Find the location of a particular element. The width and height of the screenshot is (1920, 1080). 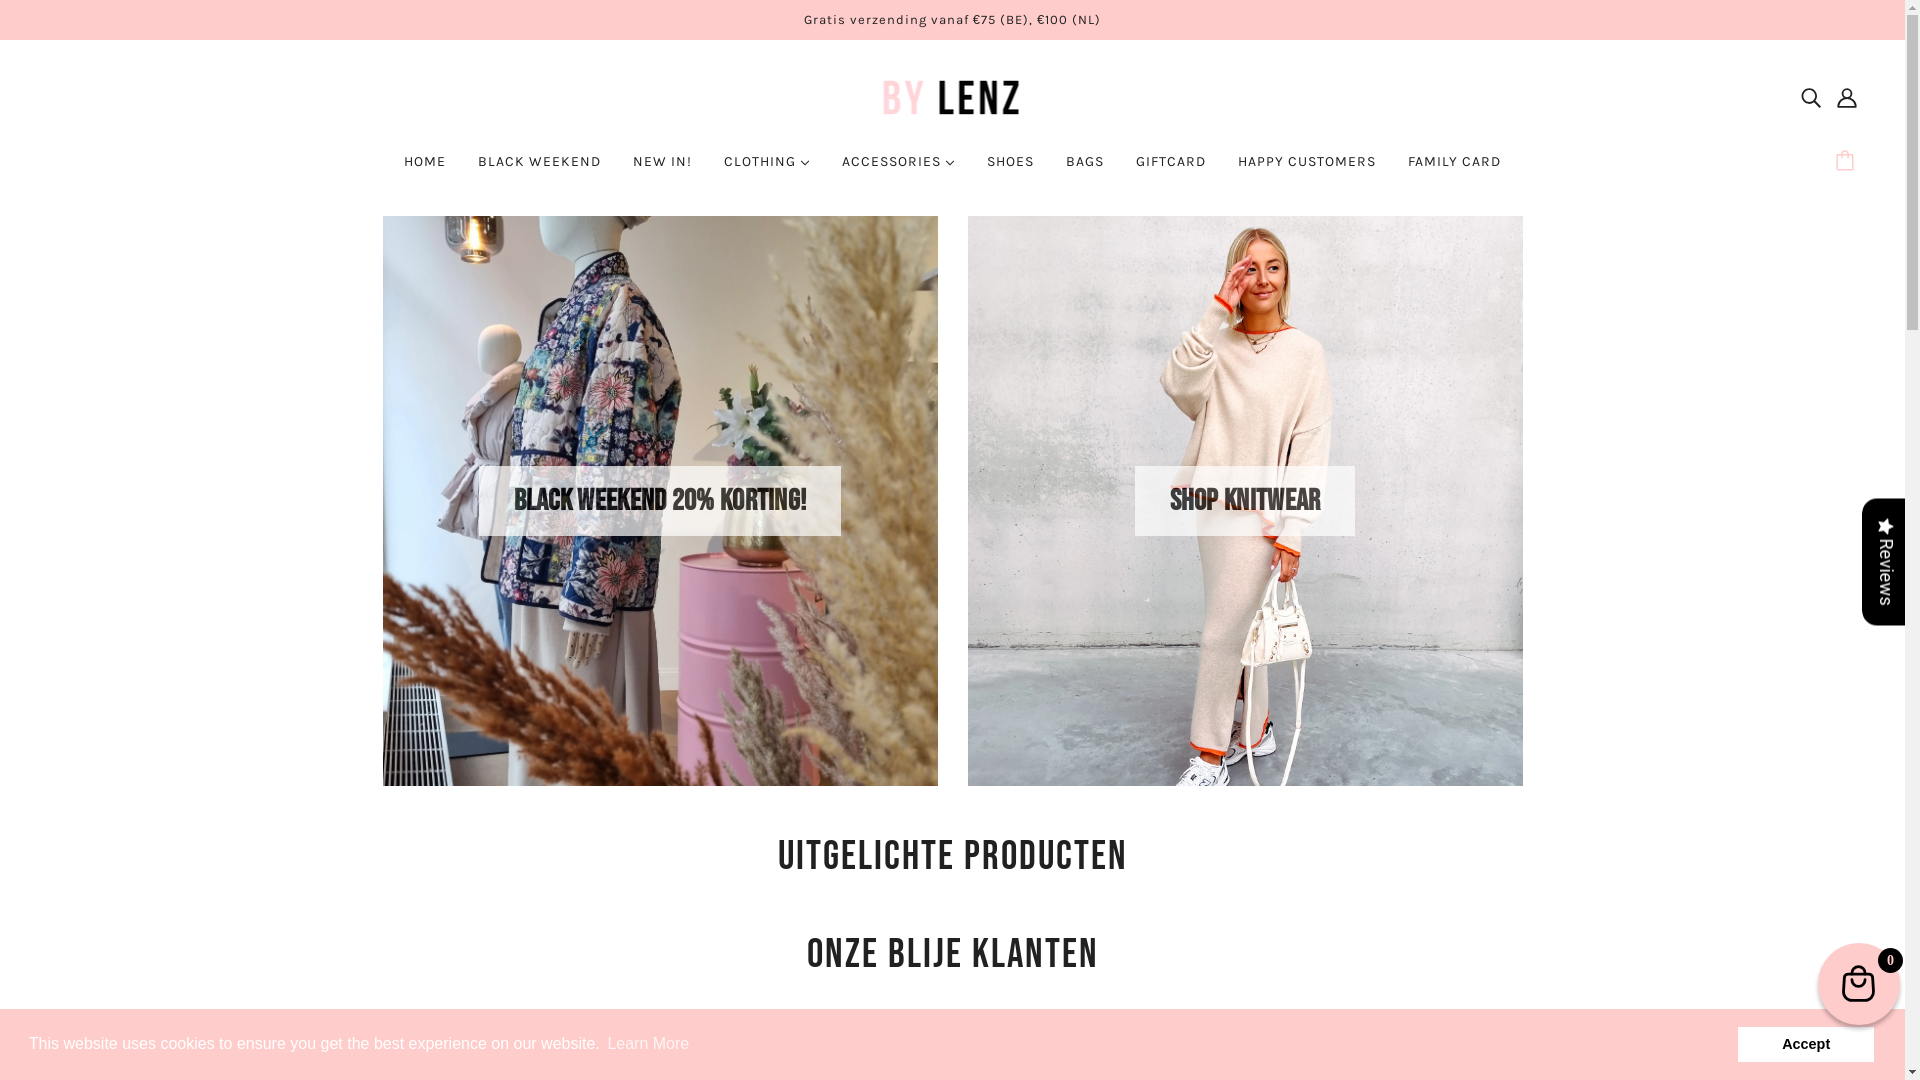

'HOME' is located at coordinates (424, 168).